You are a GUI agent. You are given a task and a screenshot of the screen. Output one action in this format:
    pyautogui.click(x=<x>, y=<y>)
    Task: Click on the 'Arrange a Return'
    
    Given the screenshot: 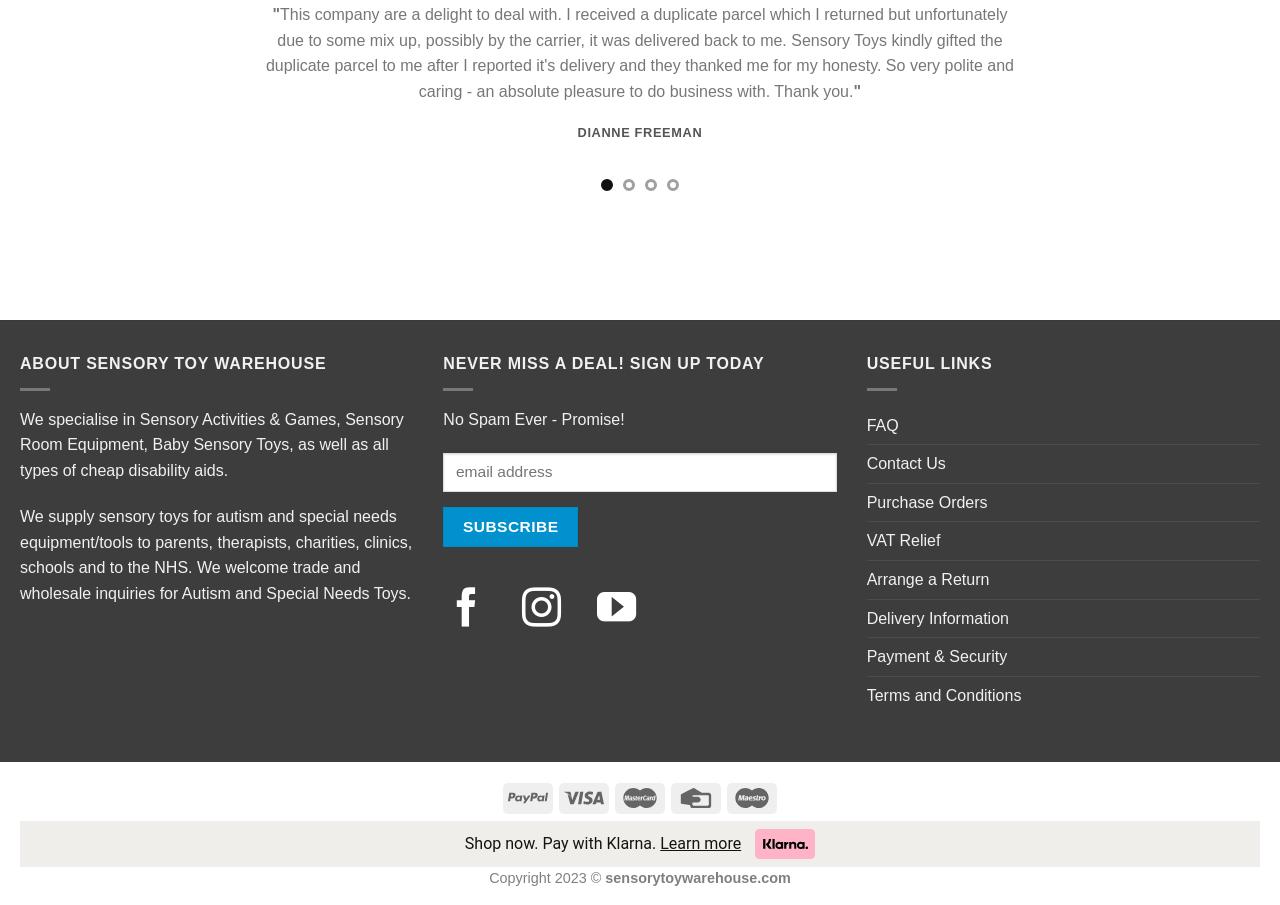 What is the action you would take?
    pyautogui.click(x=866, y=578)
    